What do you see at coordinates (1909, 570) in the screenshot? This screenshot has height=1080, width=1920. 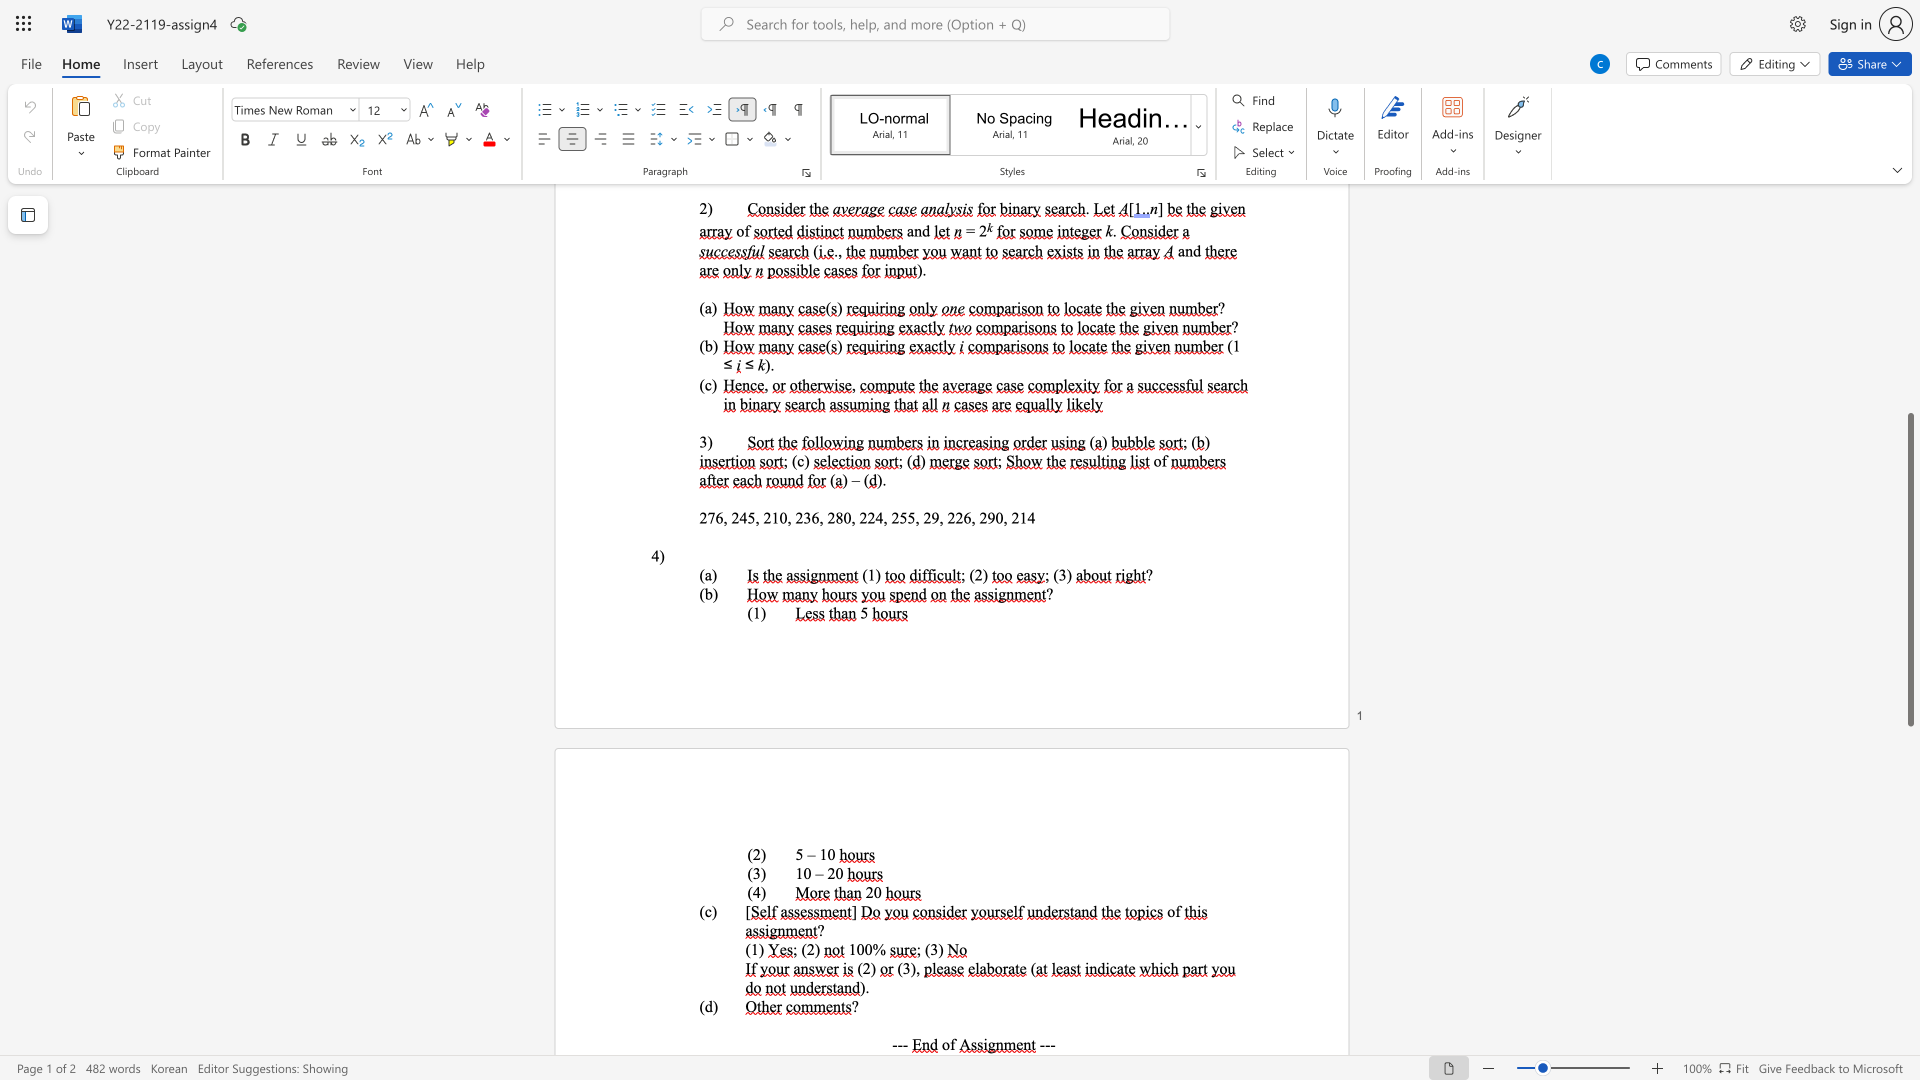 I see `the scrollbar and move up 270 pixels` at bounding box center [1909, 570].